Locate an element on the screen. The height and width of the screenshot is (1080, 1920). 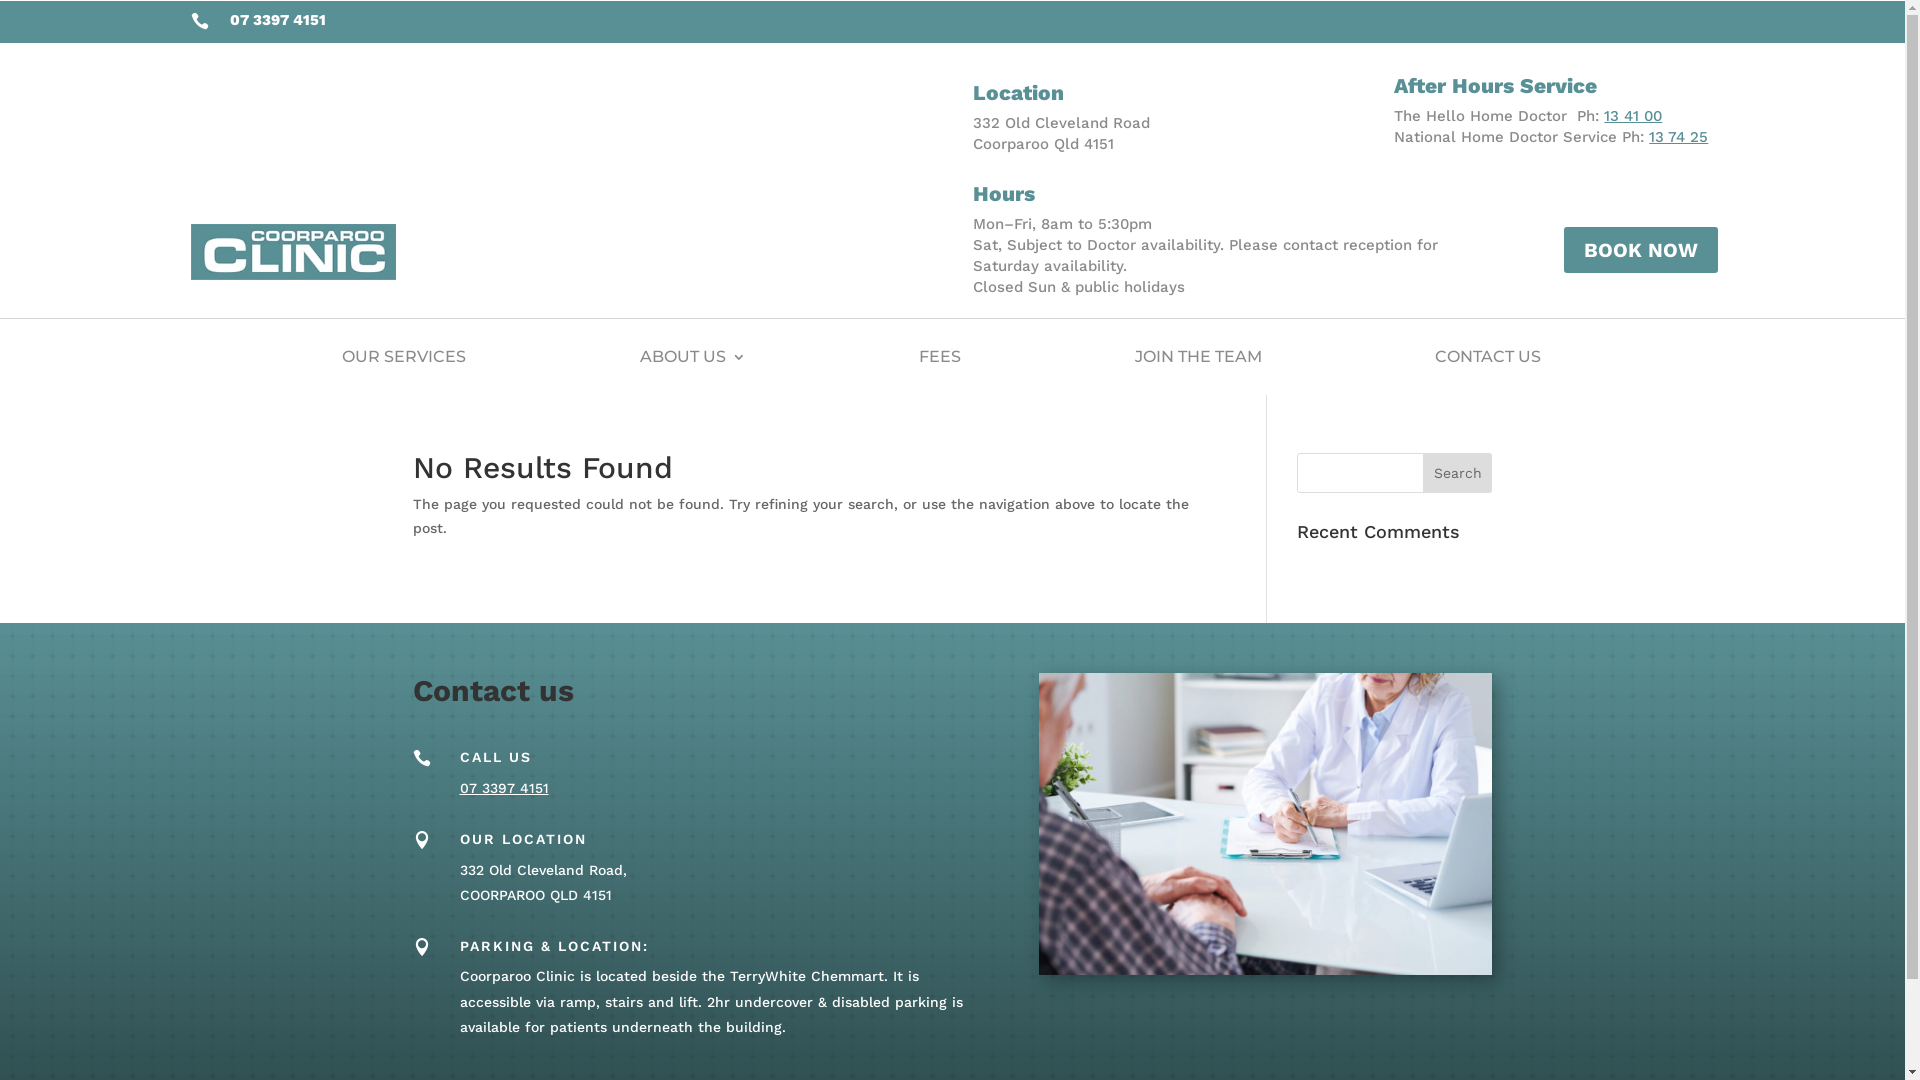
'13 41 00' is located at coordinates (1632, 115).